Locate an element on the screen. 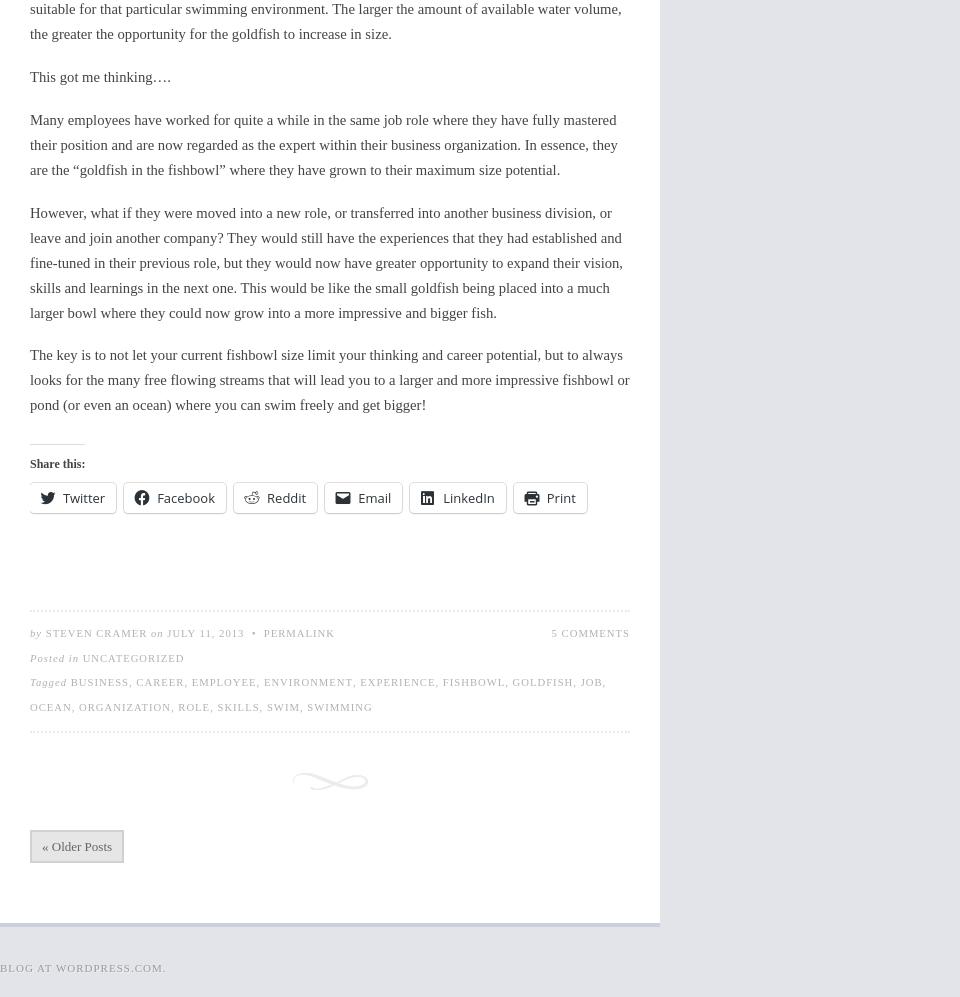  'LinkedIn' is located at coordinates (468, 497).